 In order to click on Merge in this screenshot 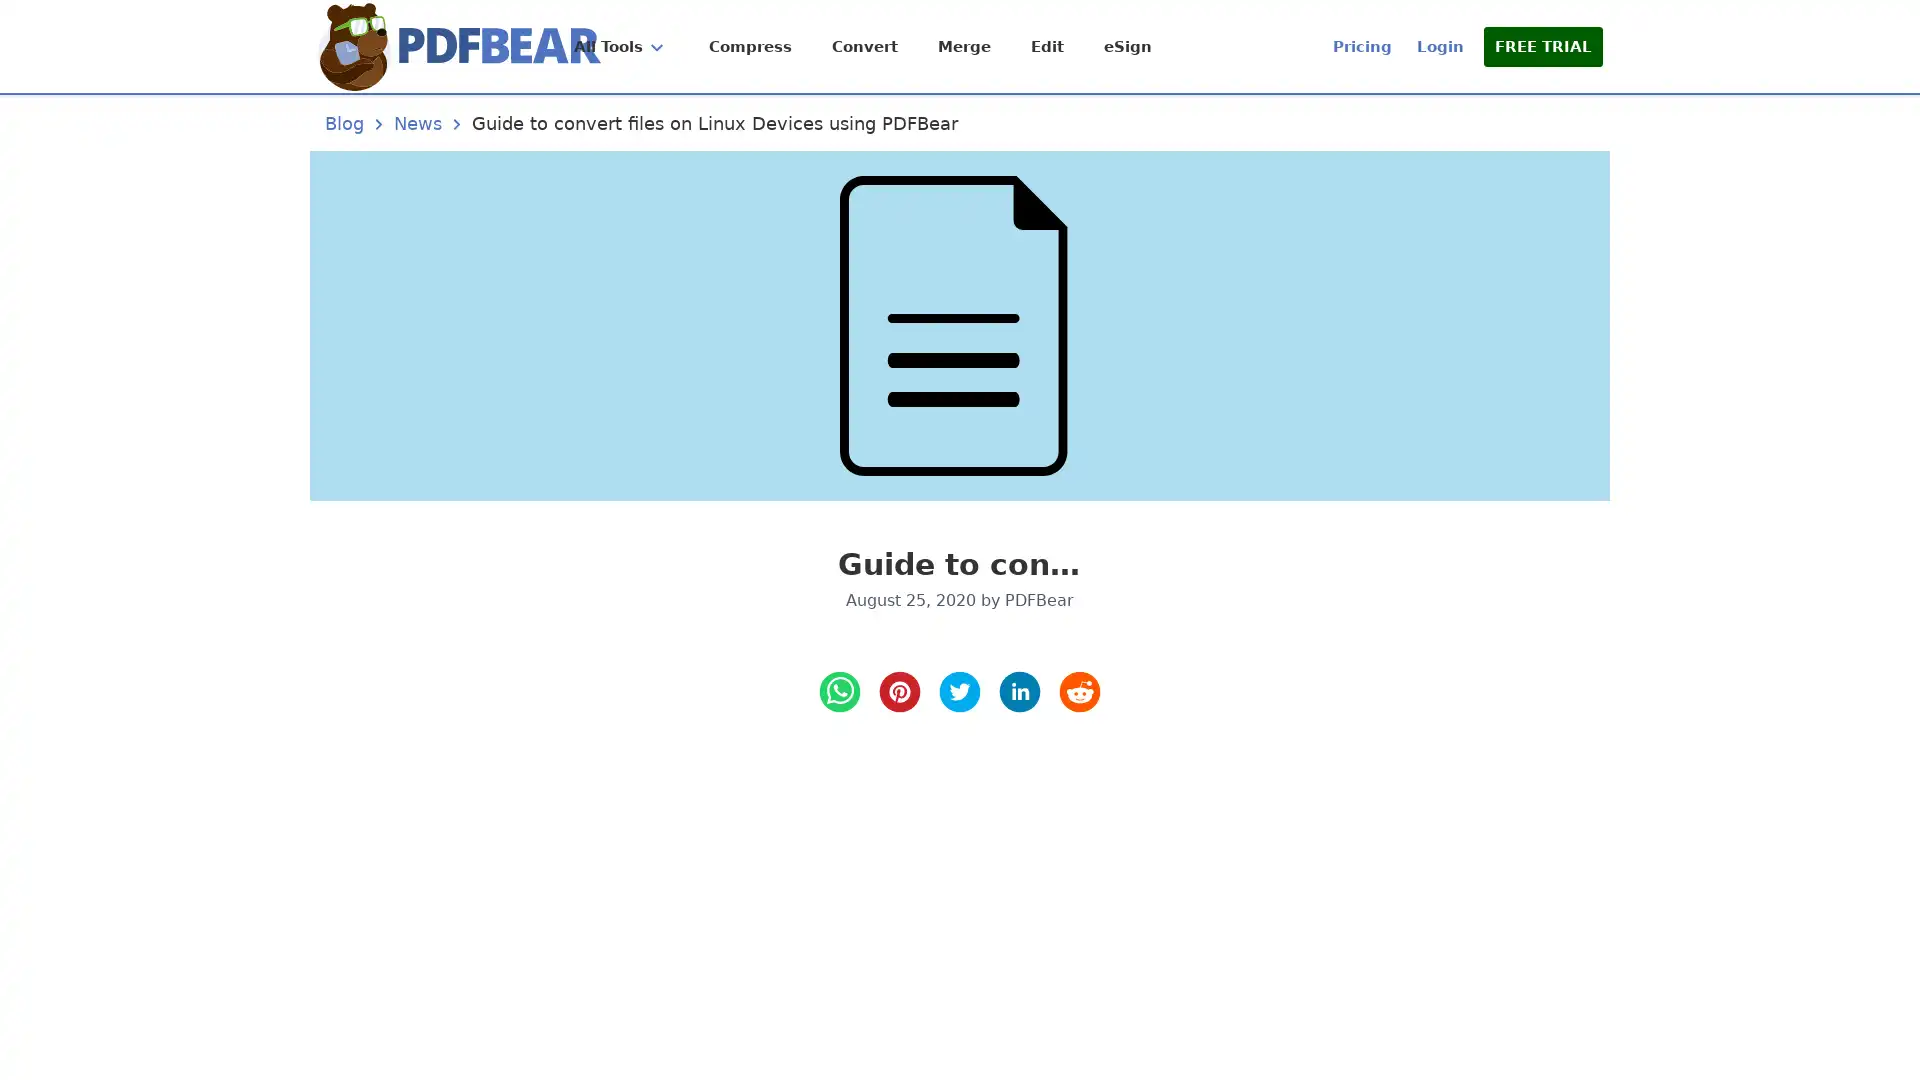, I will do `click(963, 45)`.